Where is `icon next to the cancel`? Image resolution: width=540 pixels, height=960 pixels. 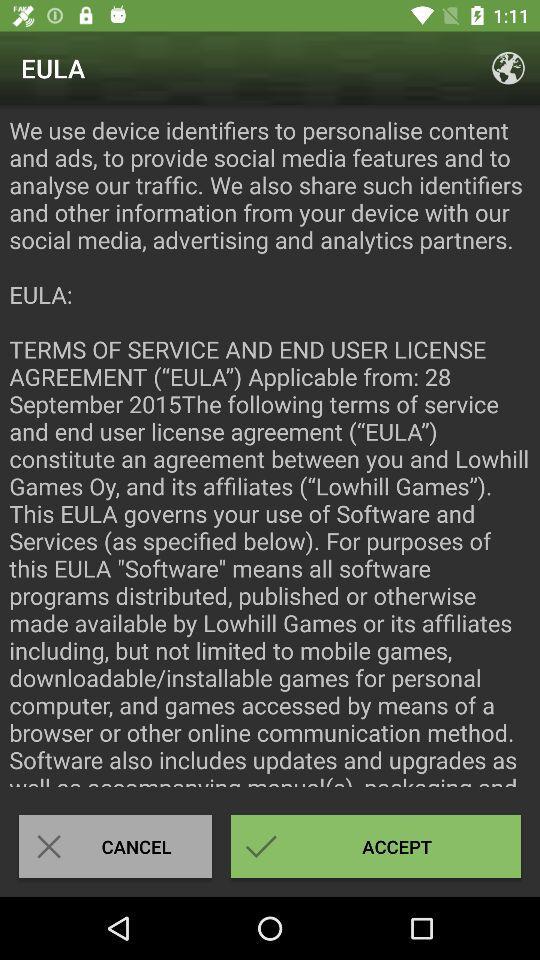
icon next to the cancel is located at coordinates (376, 845).